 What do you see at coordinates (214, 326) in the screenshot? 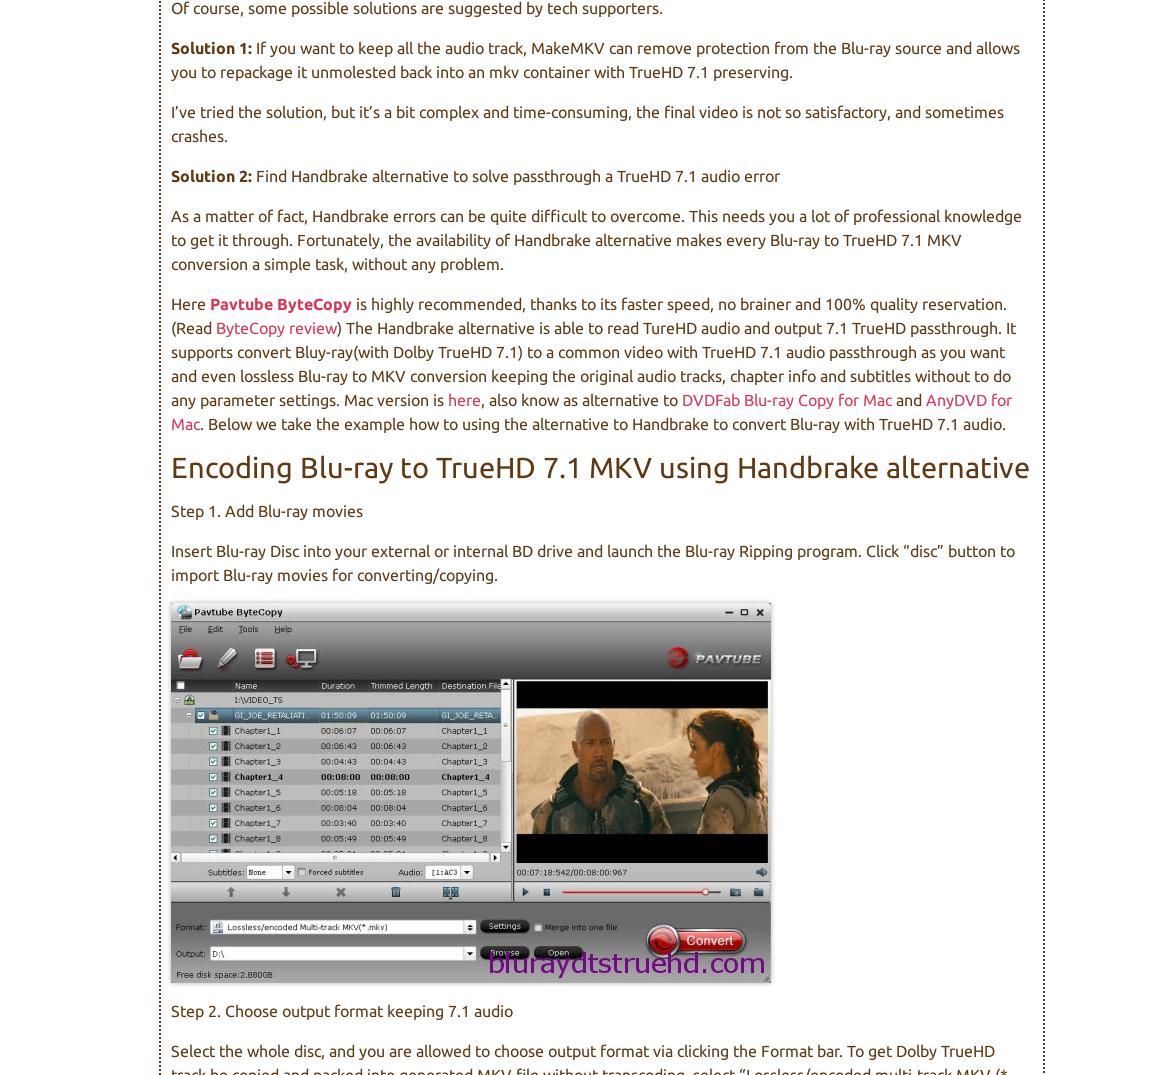
I see `'ByteCopy review'` at bounding box center [214, 326].